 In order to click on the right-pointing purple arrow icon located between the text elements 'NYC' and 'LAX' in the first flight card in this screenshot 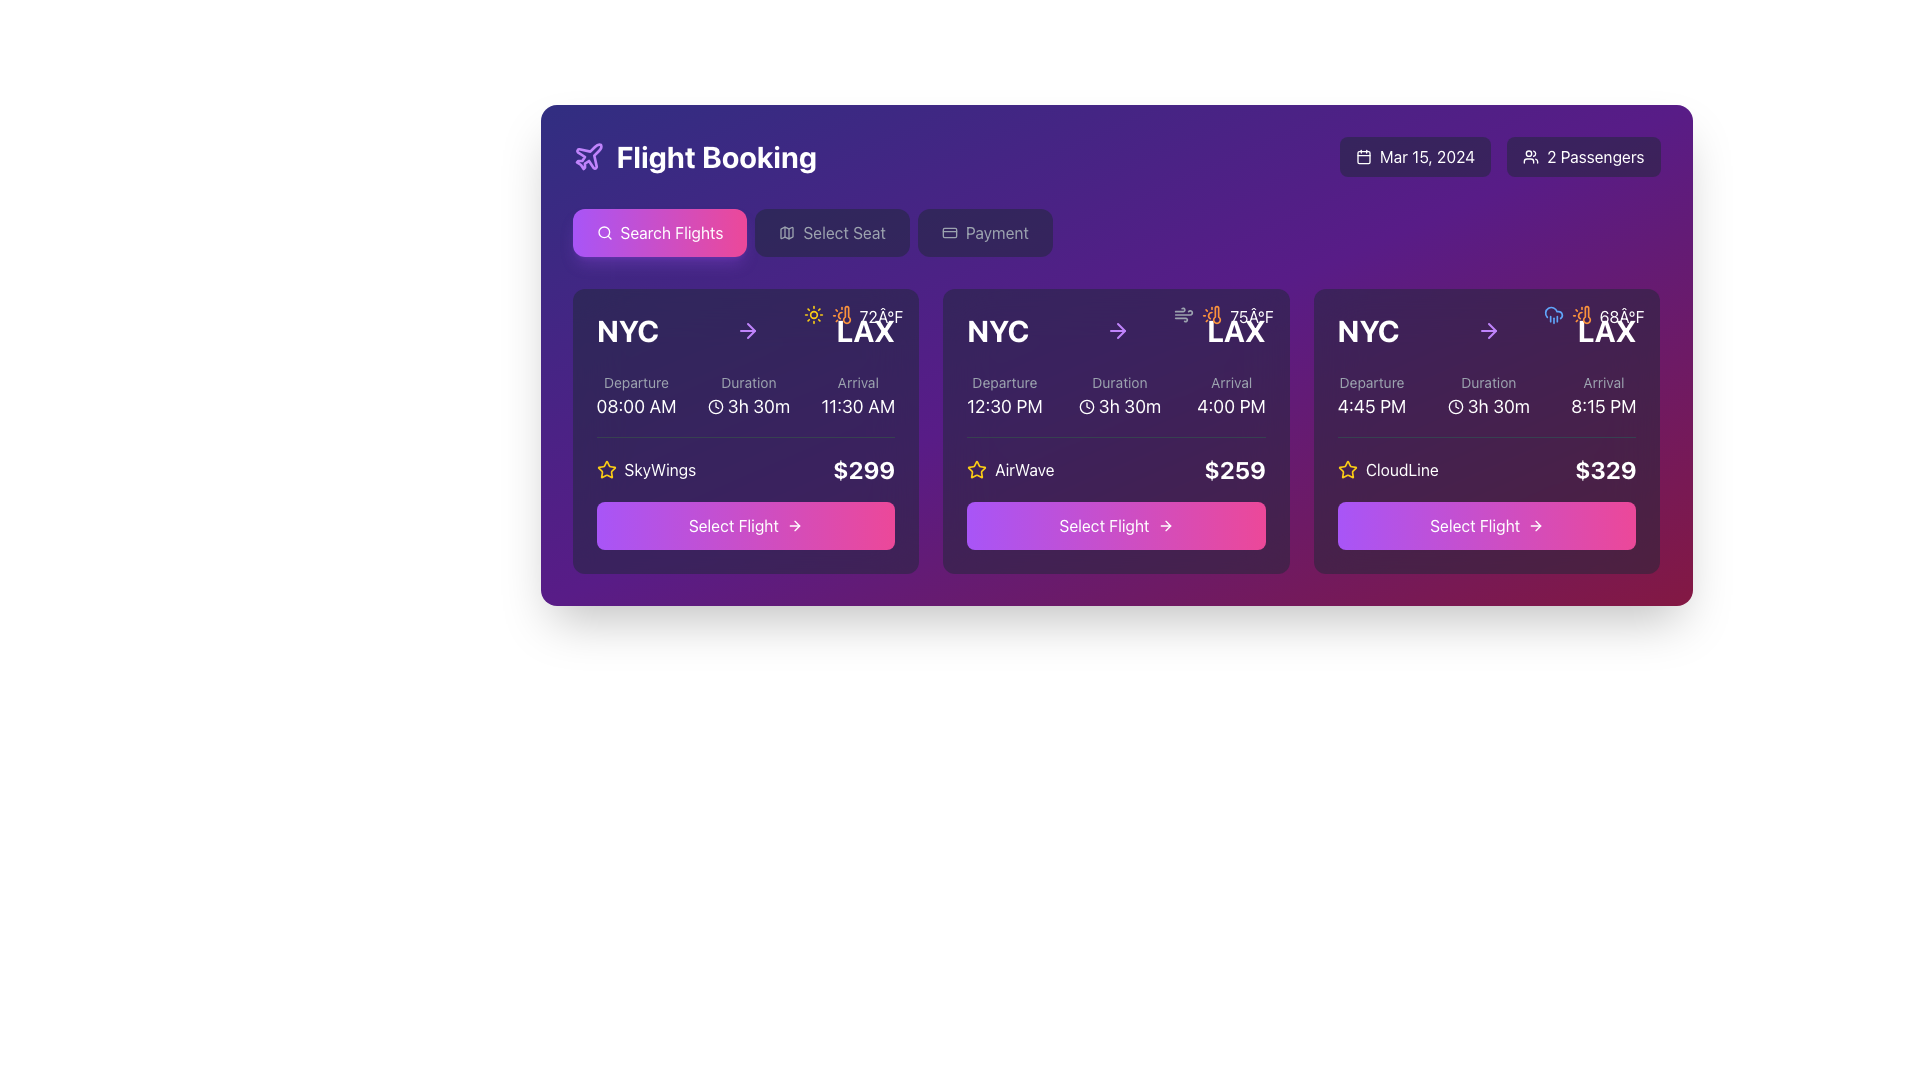, I will do `click(746, 330)`.